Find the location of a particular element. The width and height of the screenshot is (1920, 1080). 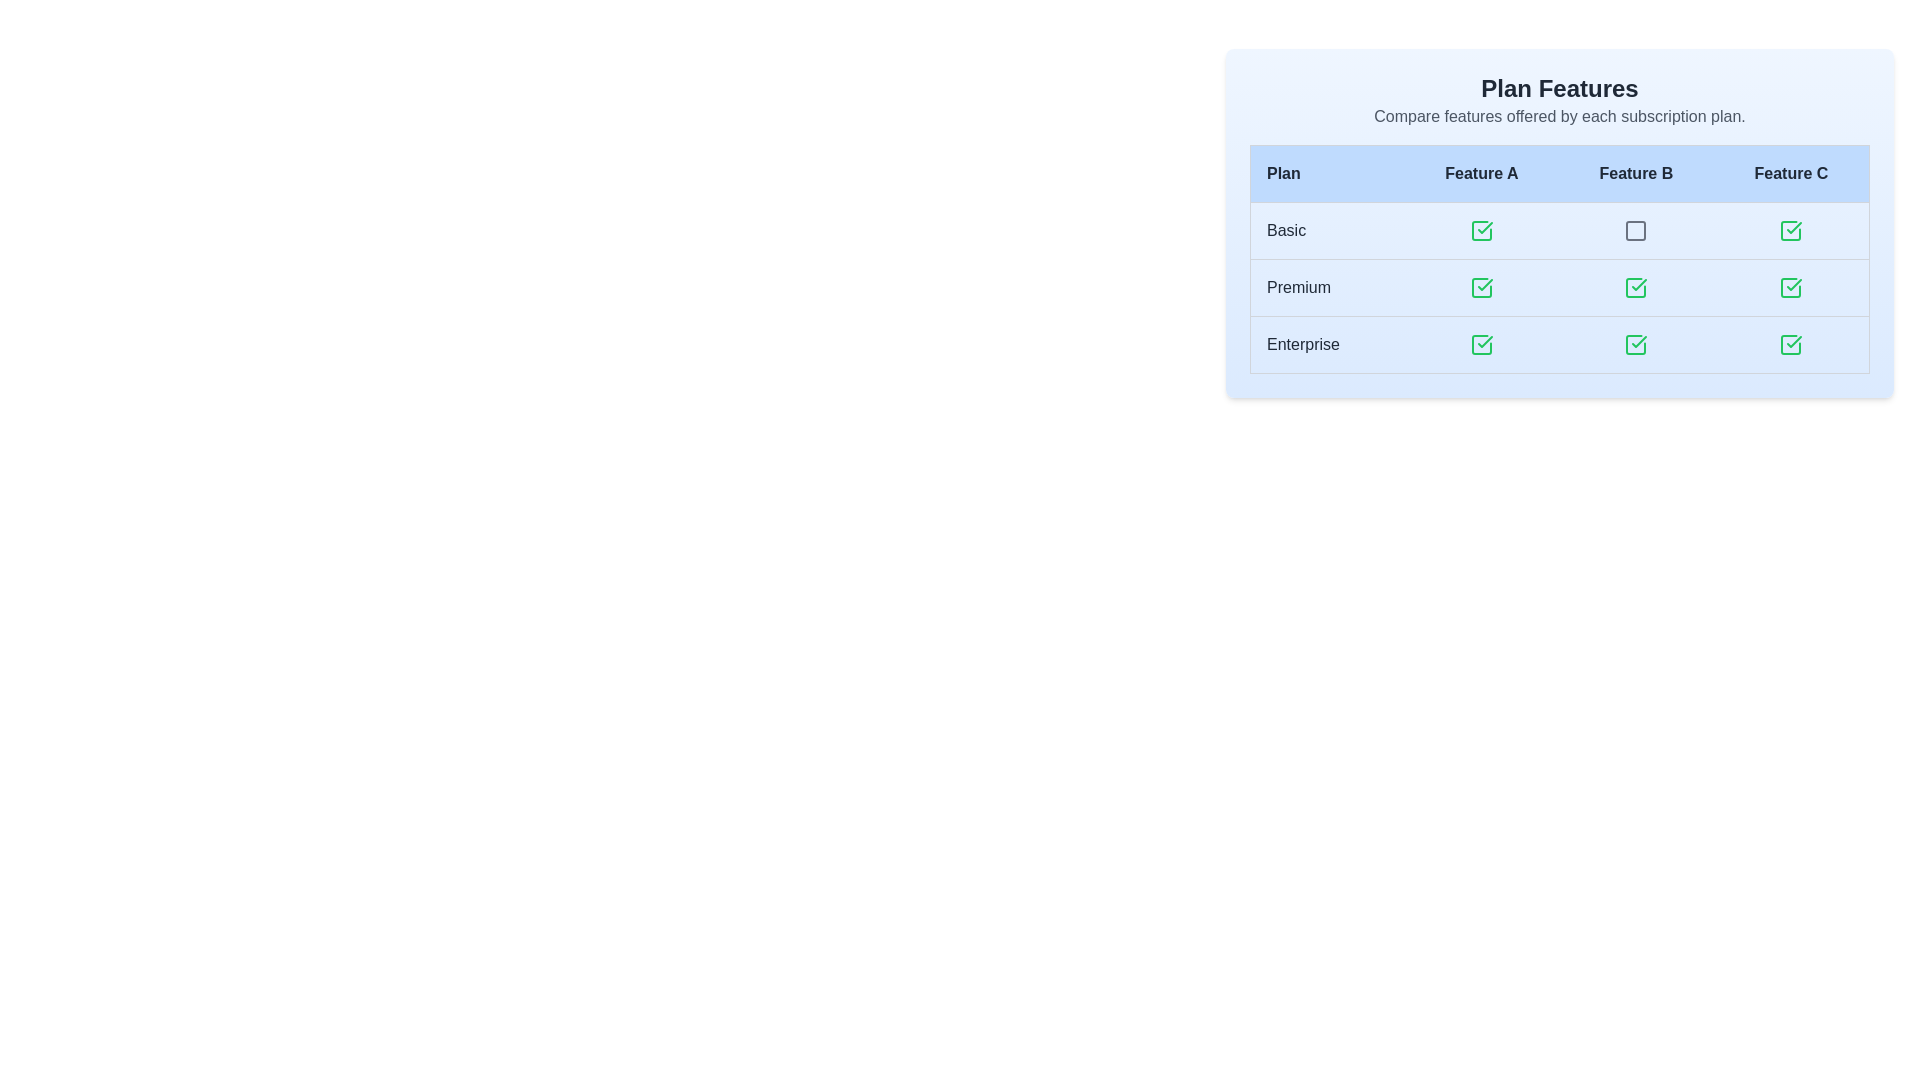

the small square icon with rounded corners in the 'Feature B' column of the table, located in the 'Basic' plan row is located at coordinates (1636, 230).